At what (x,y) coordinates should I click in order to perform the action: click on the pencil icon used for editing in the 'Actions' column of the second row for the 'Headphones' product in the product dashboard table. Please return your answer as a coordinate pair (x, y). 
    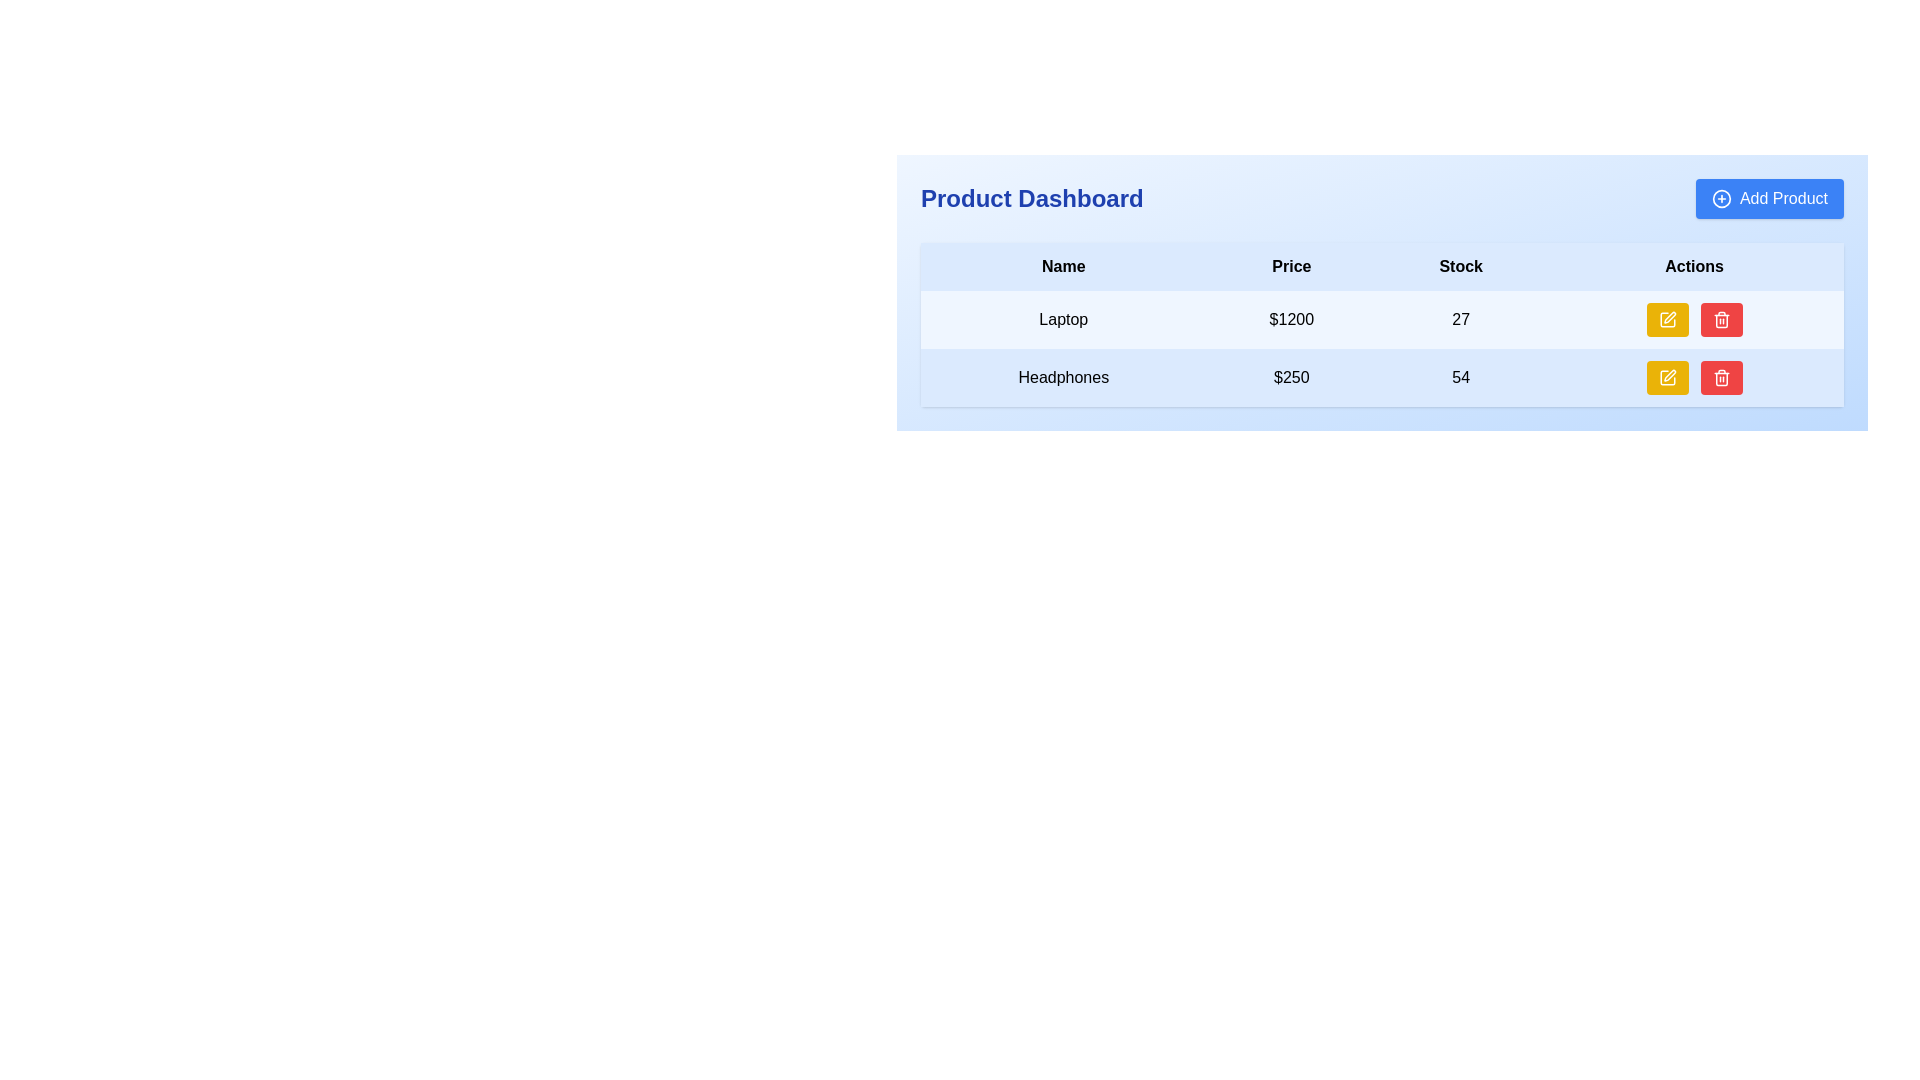
    Looking at the image, I should click on (1667, 378).